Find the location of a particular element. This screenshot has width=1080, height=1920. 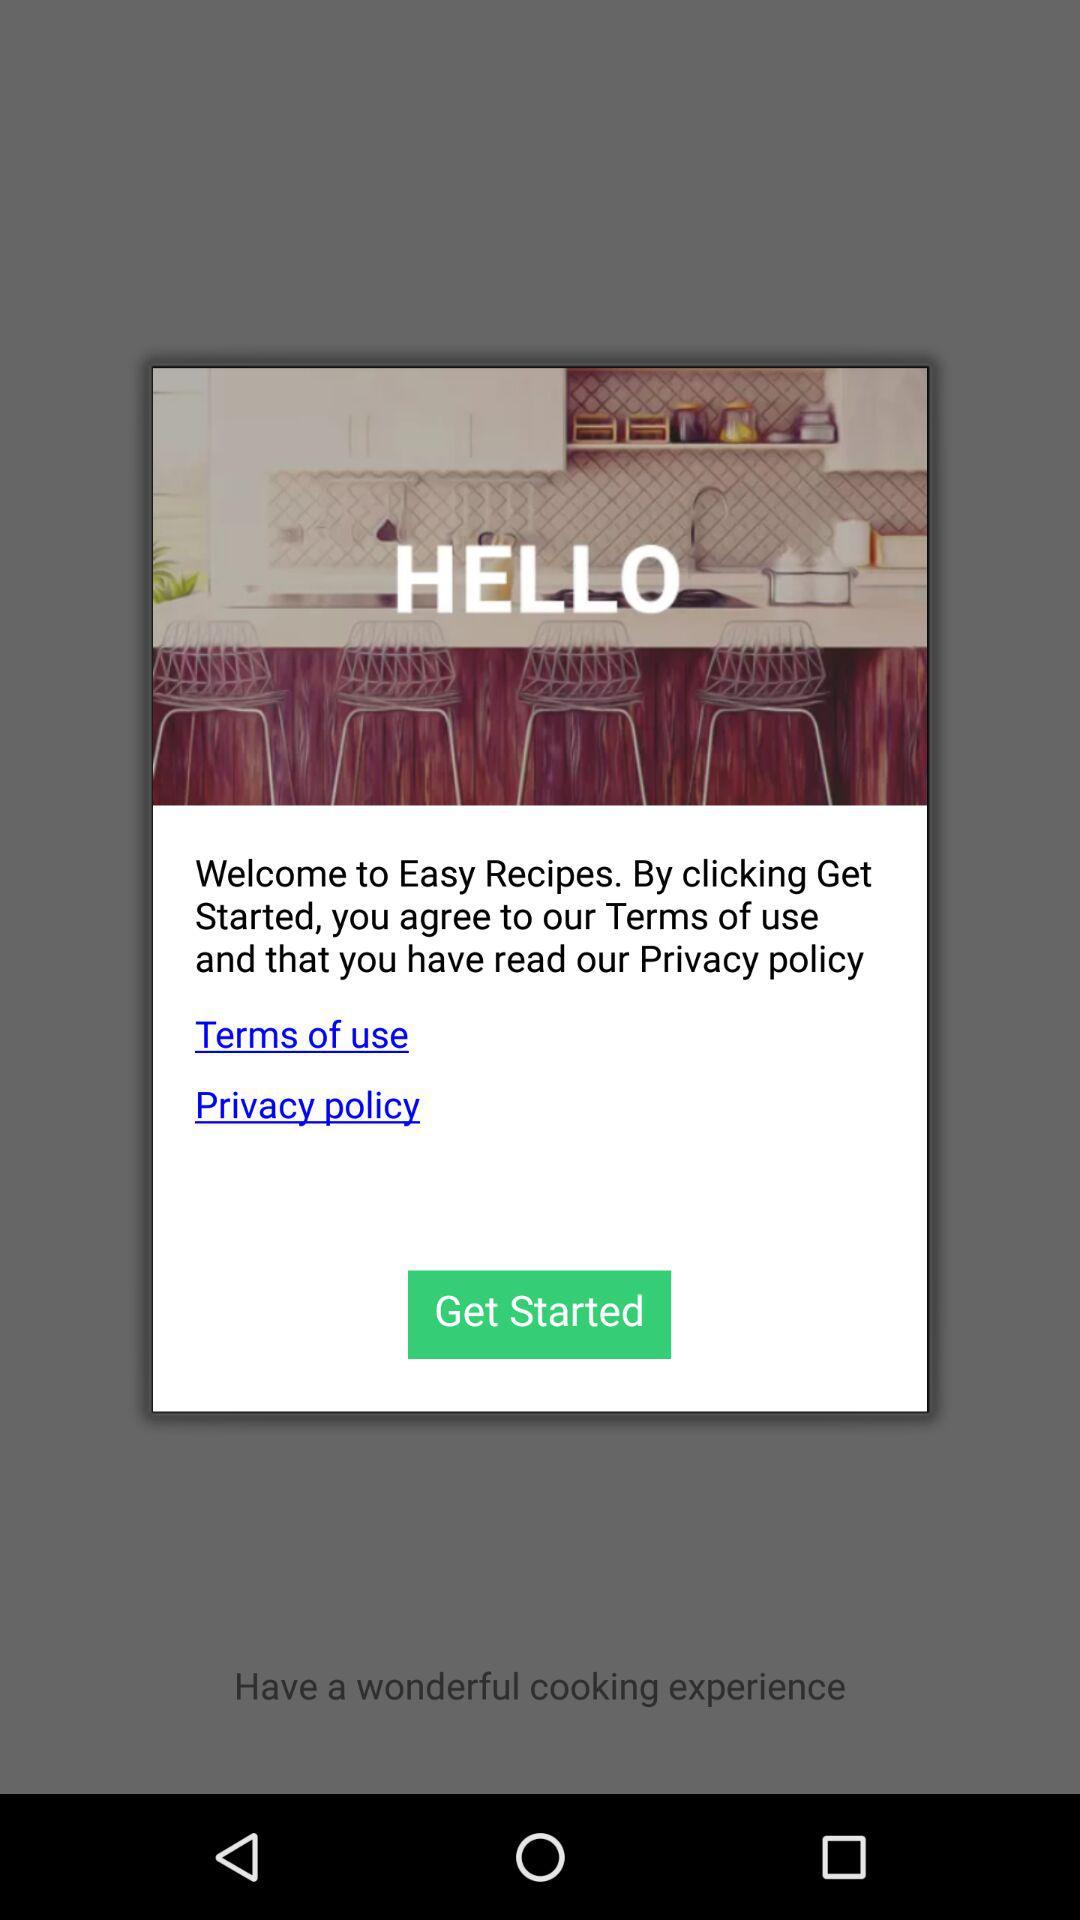

icon below the privacy policy item is located at coordinates (538, 1314).